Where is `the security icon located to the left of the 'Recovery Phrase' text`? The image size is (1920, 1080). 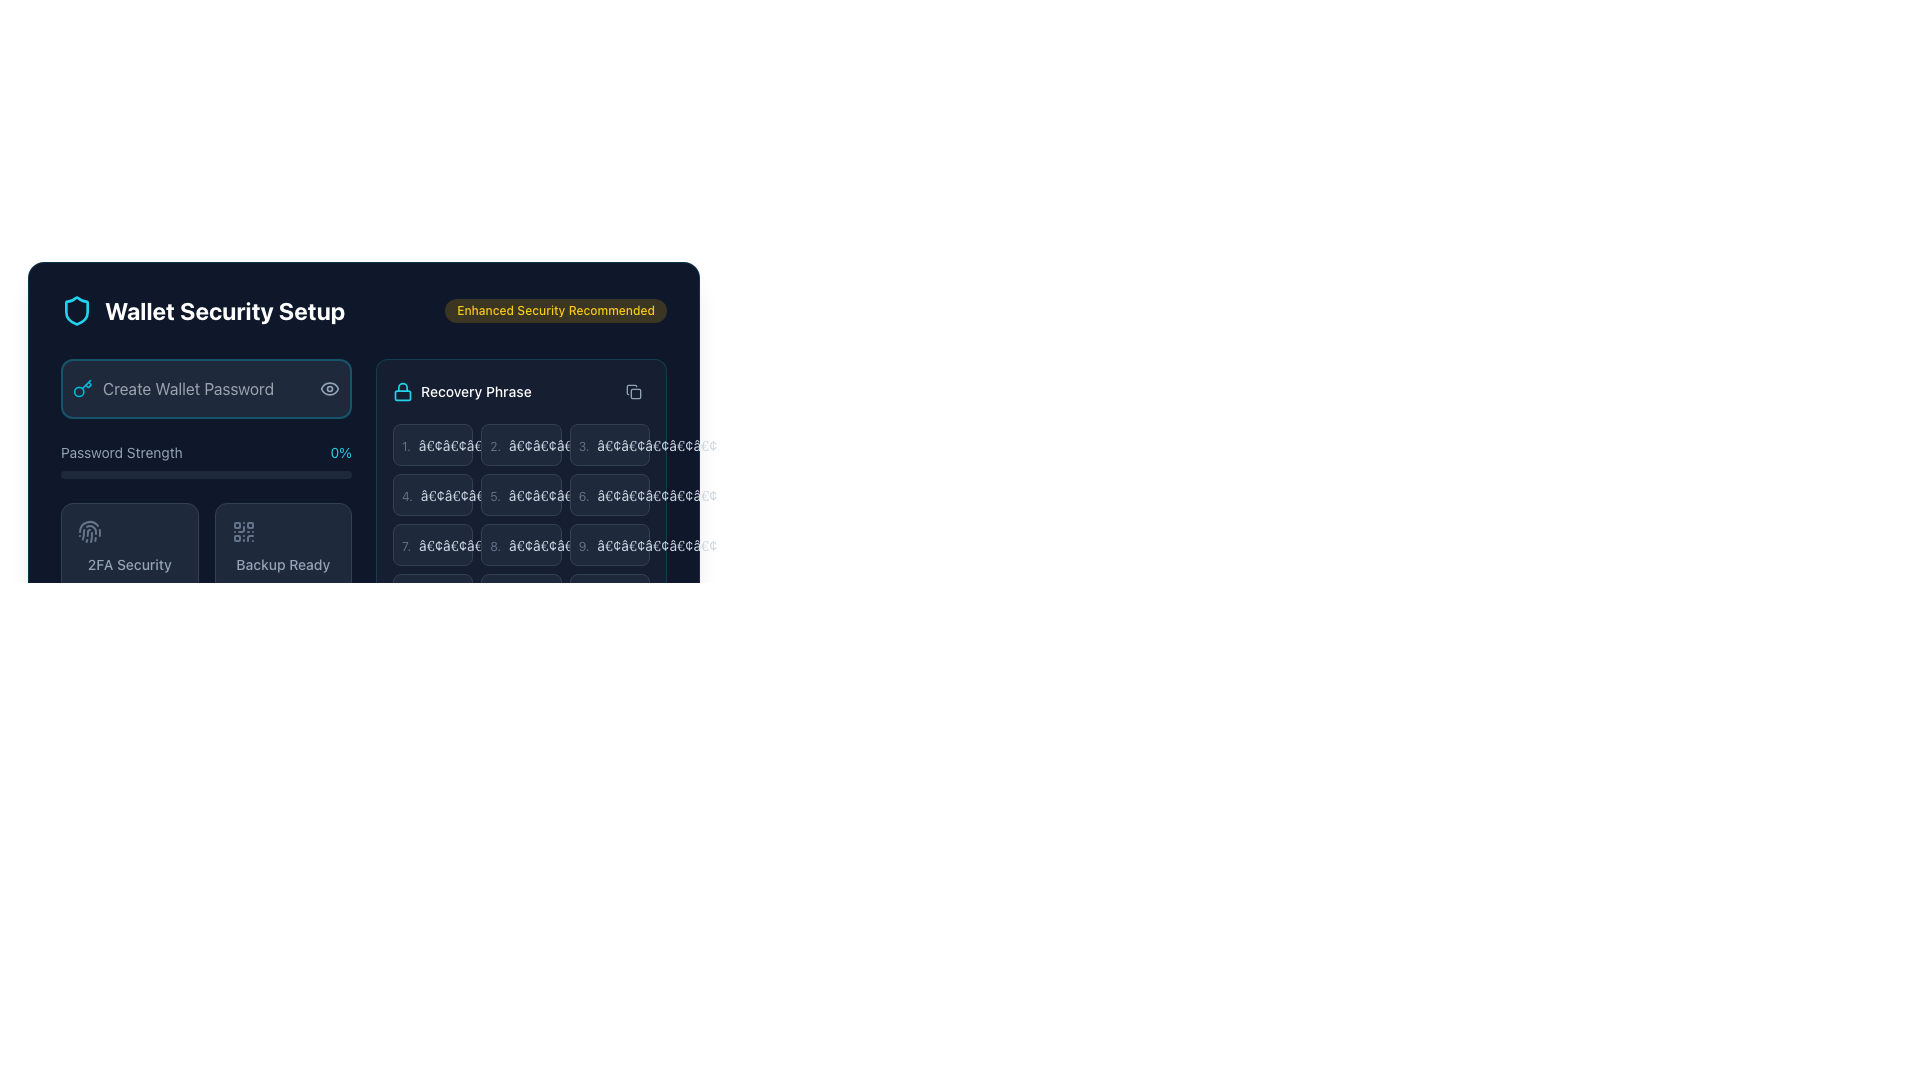
the security icon located to the left of the 'Recovery Phrase' text is located at coordinates (402, 392).